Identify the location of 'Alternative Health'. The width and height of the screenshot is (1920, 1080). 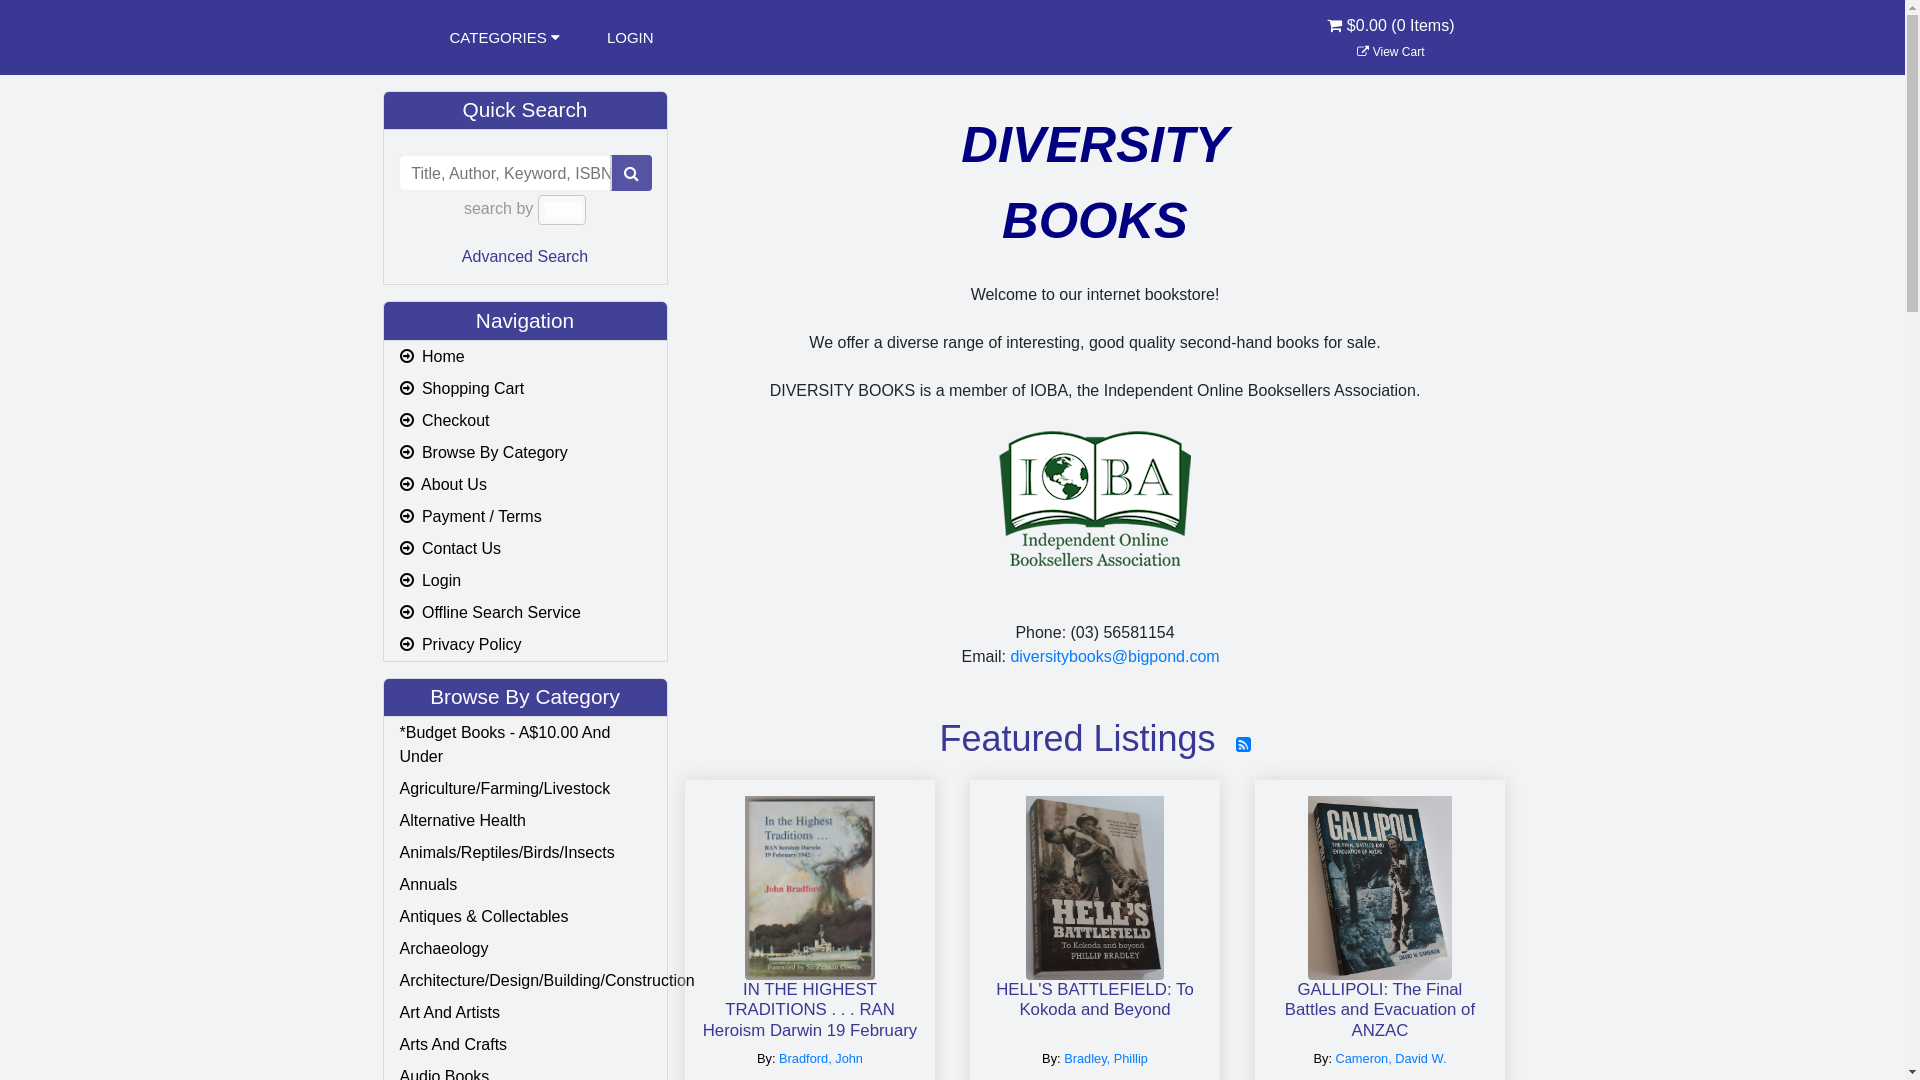
(525, 821).